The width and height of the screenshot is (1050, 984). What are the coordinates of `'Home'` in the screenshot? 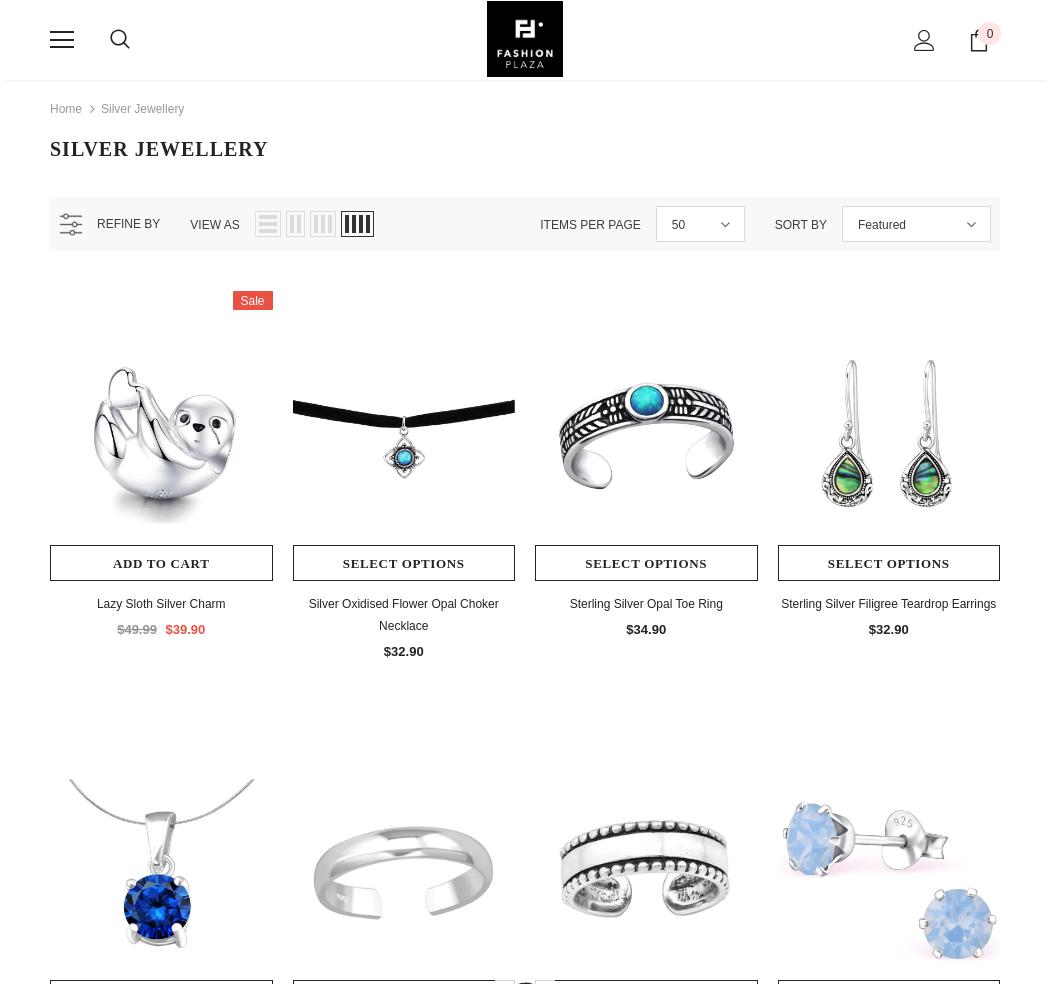 It's located at (65, 108).